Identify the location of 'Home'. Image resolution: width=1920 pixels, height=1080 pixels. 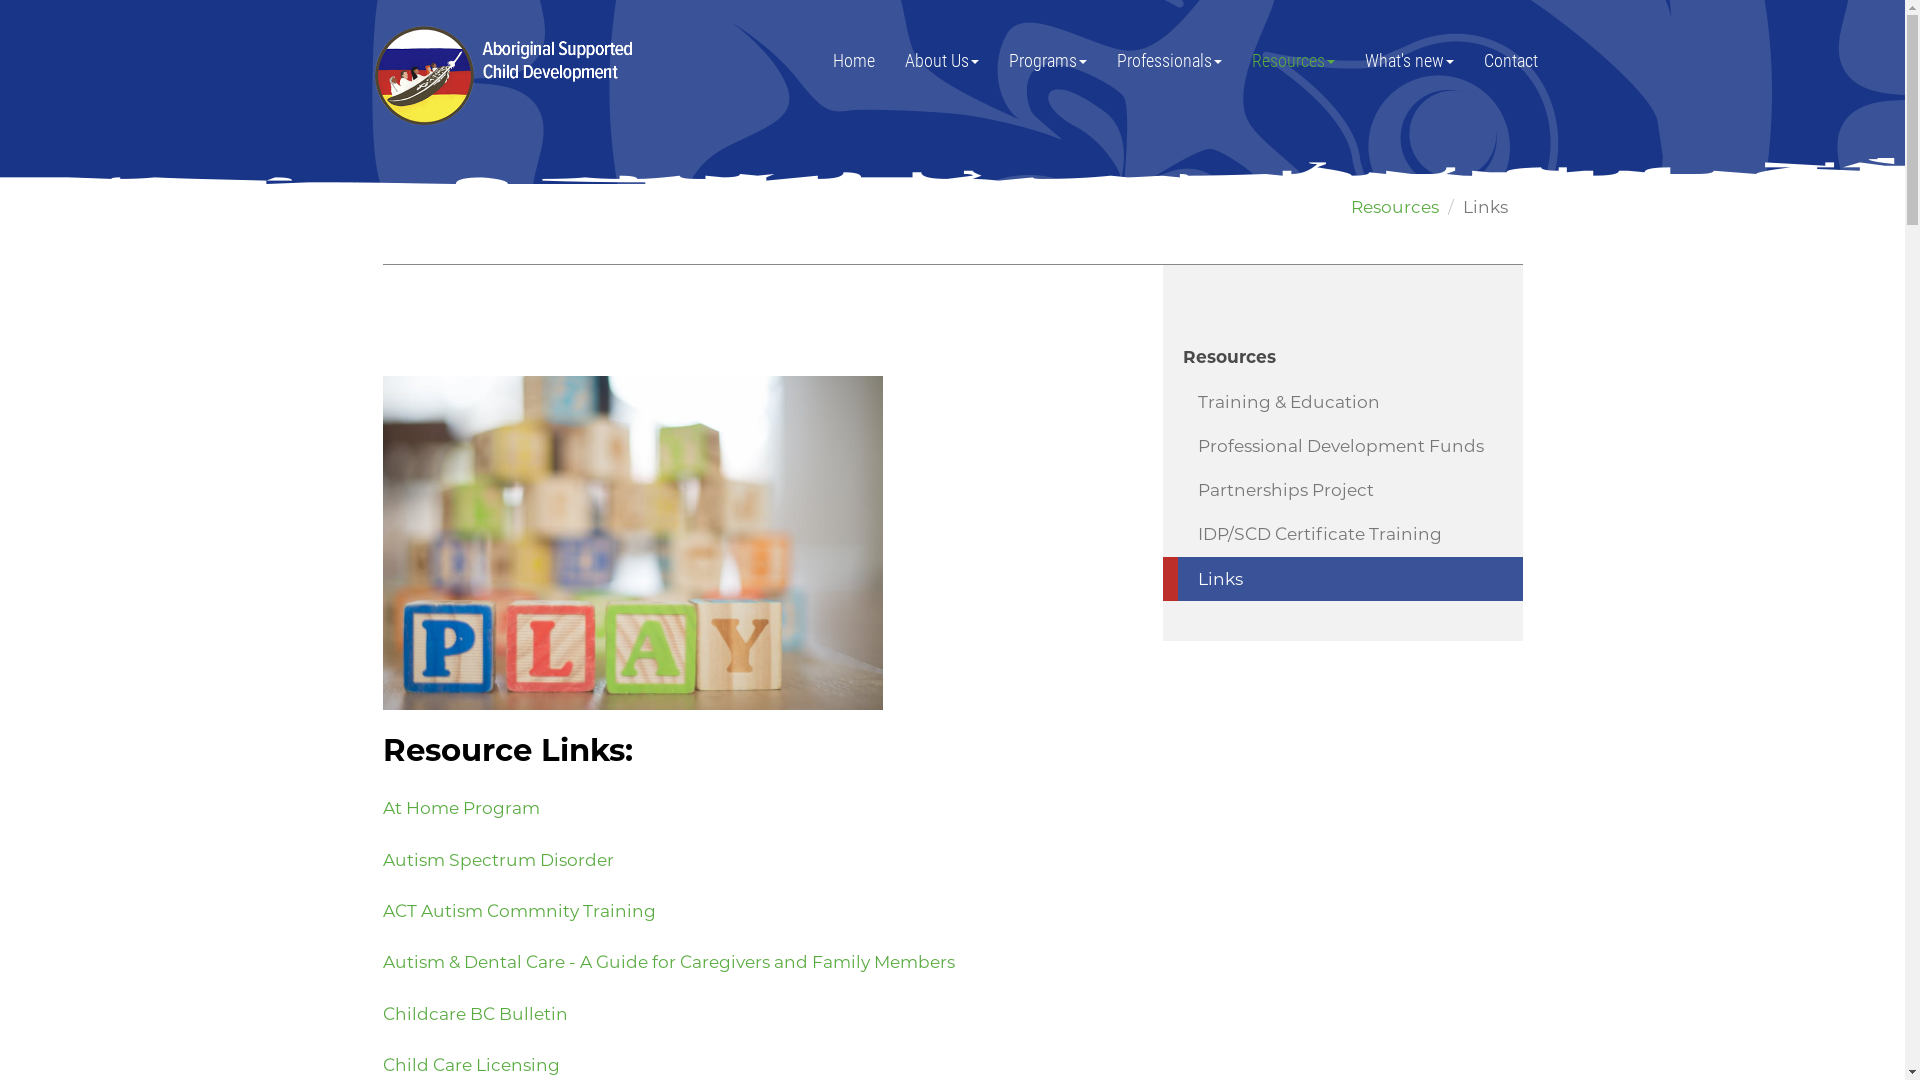
(854, 59).